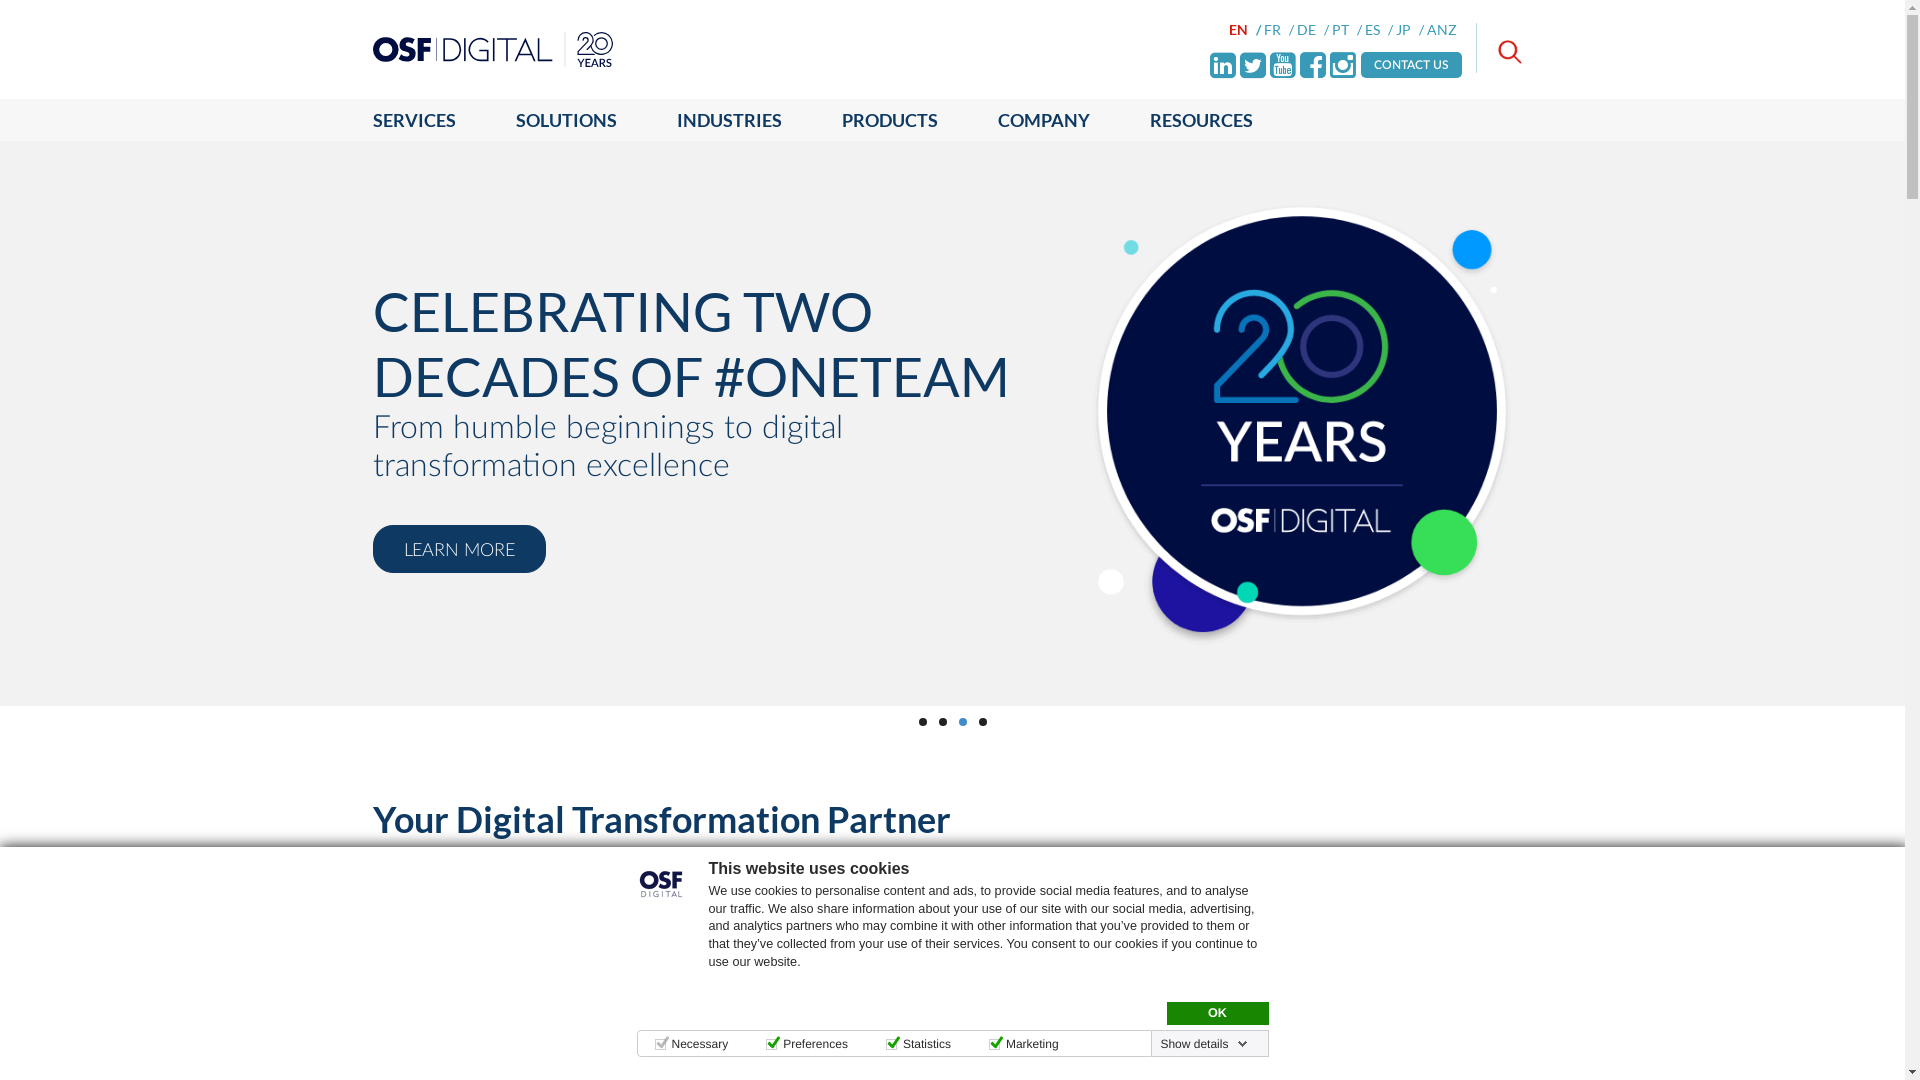  Describe the element at coordinates (1360, 64) in the screenshot. I see `'CONTACT US'` at that location.